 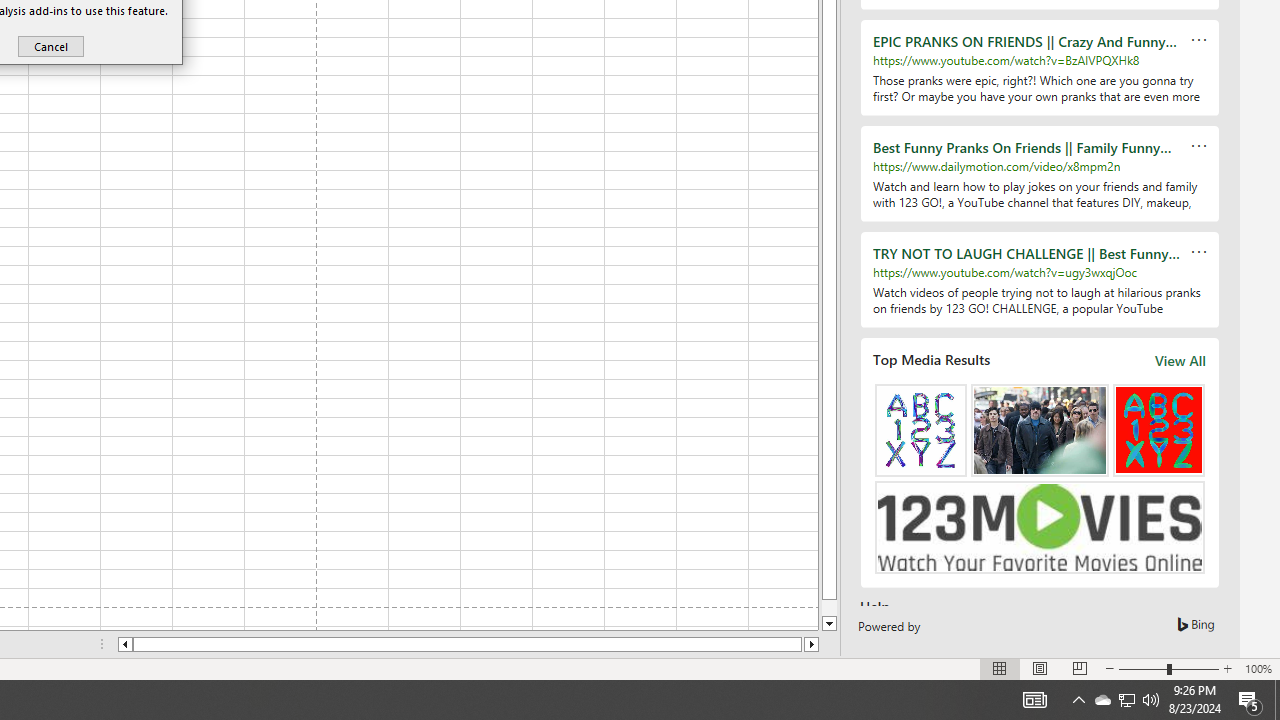 What do you see at coordinates (1078, 698) in the screenshot?
I see `'Notification Chevron'` at bounding box center [1078, 698].